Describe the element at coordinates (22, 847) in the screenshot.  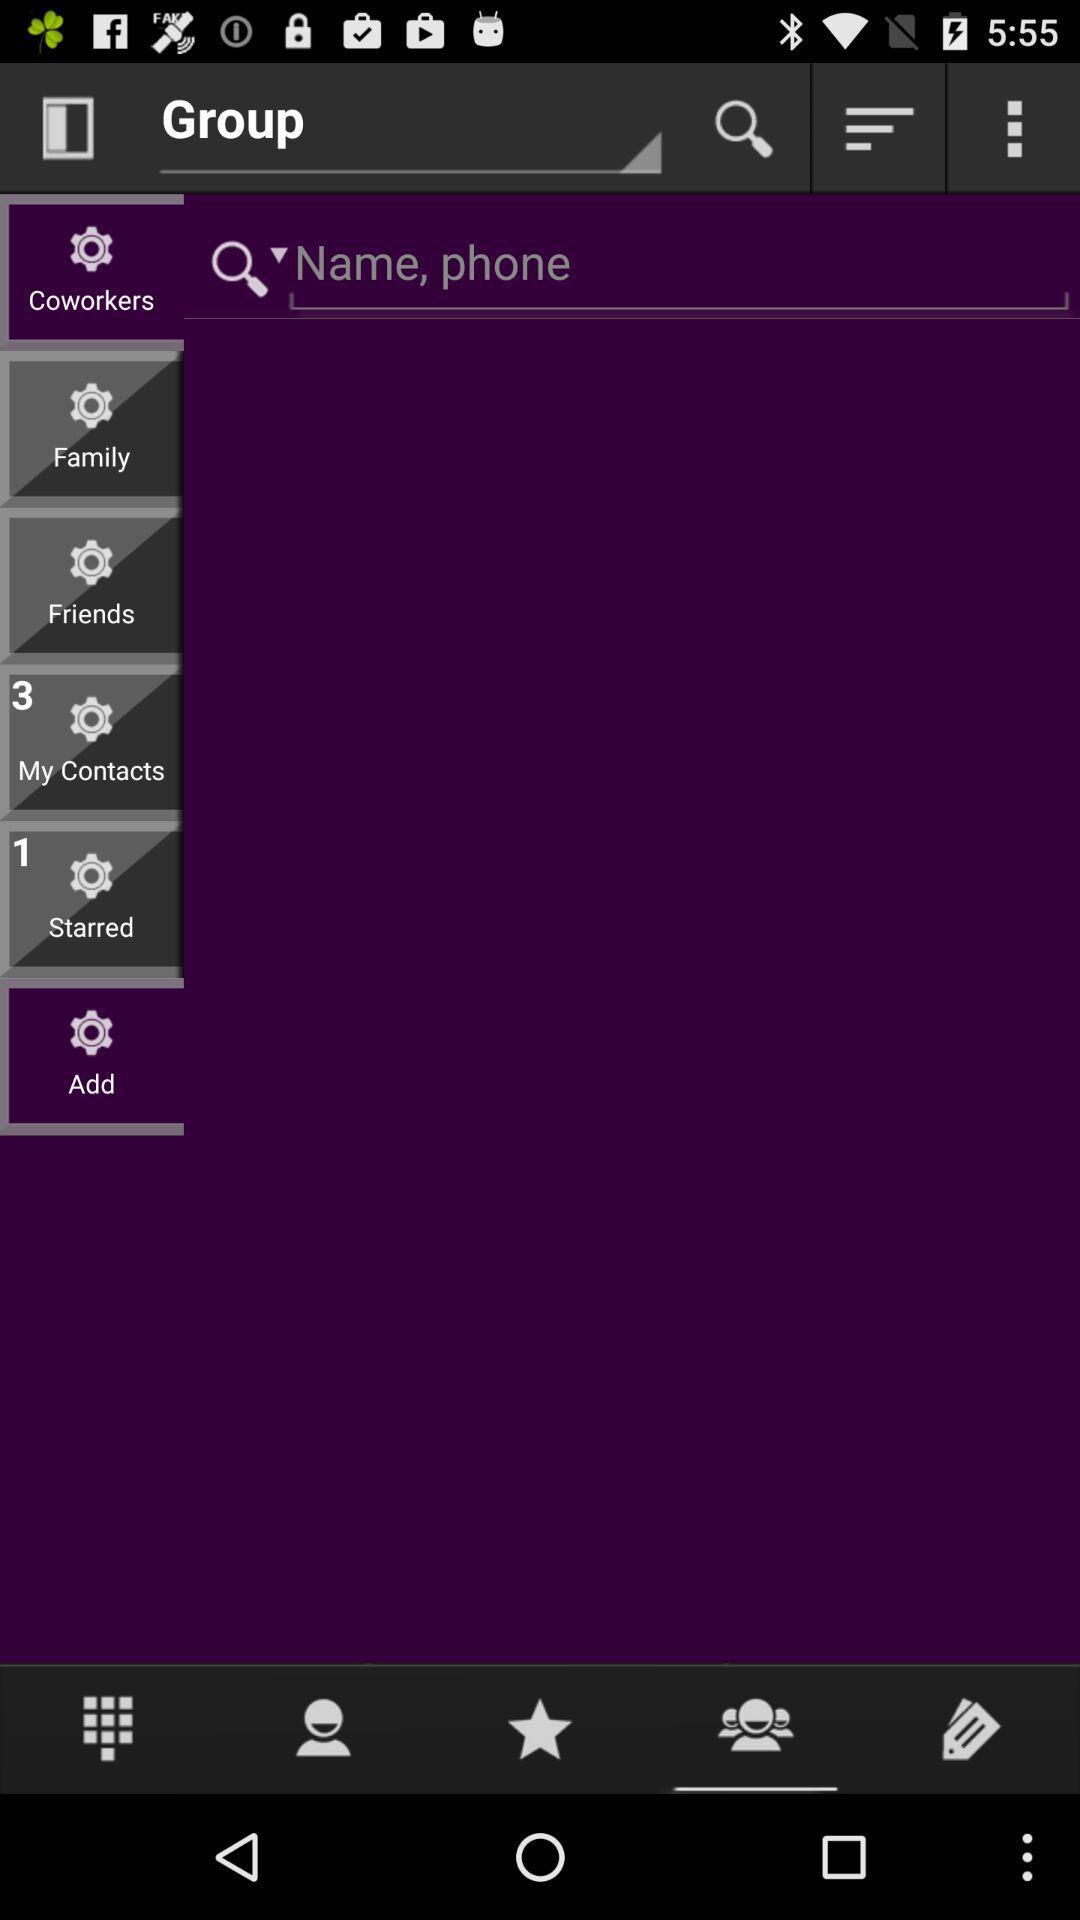
I see `1` at that location.